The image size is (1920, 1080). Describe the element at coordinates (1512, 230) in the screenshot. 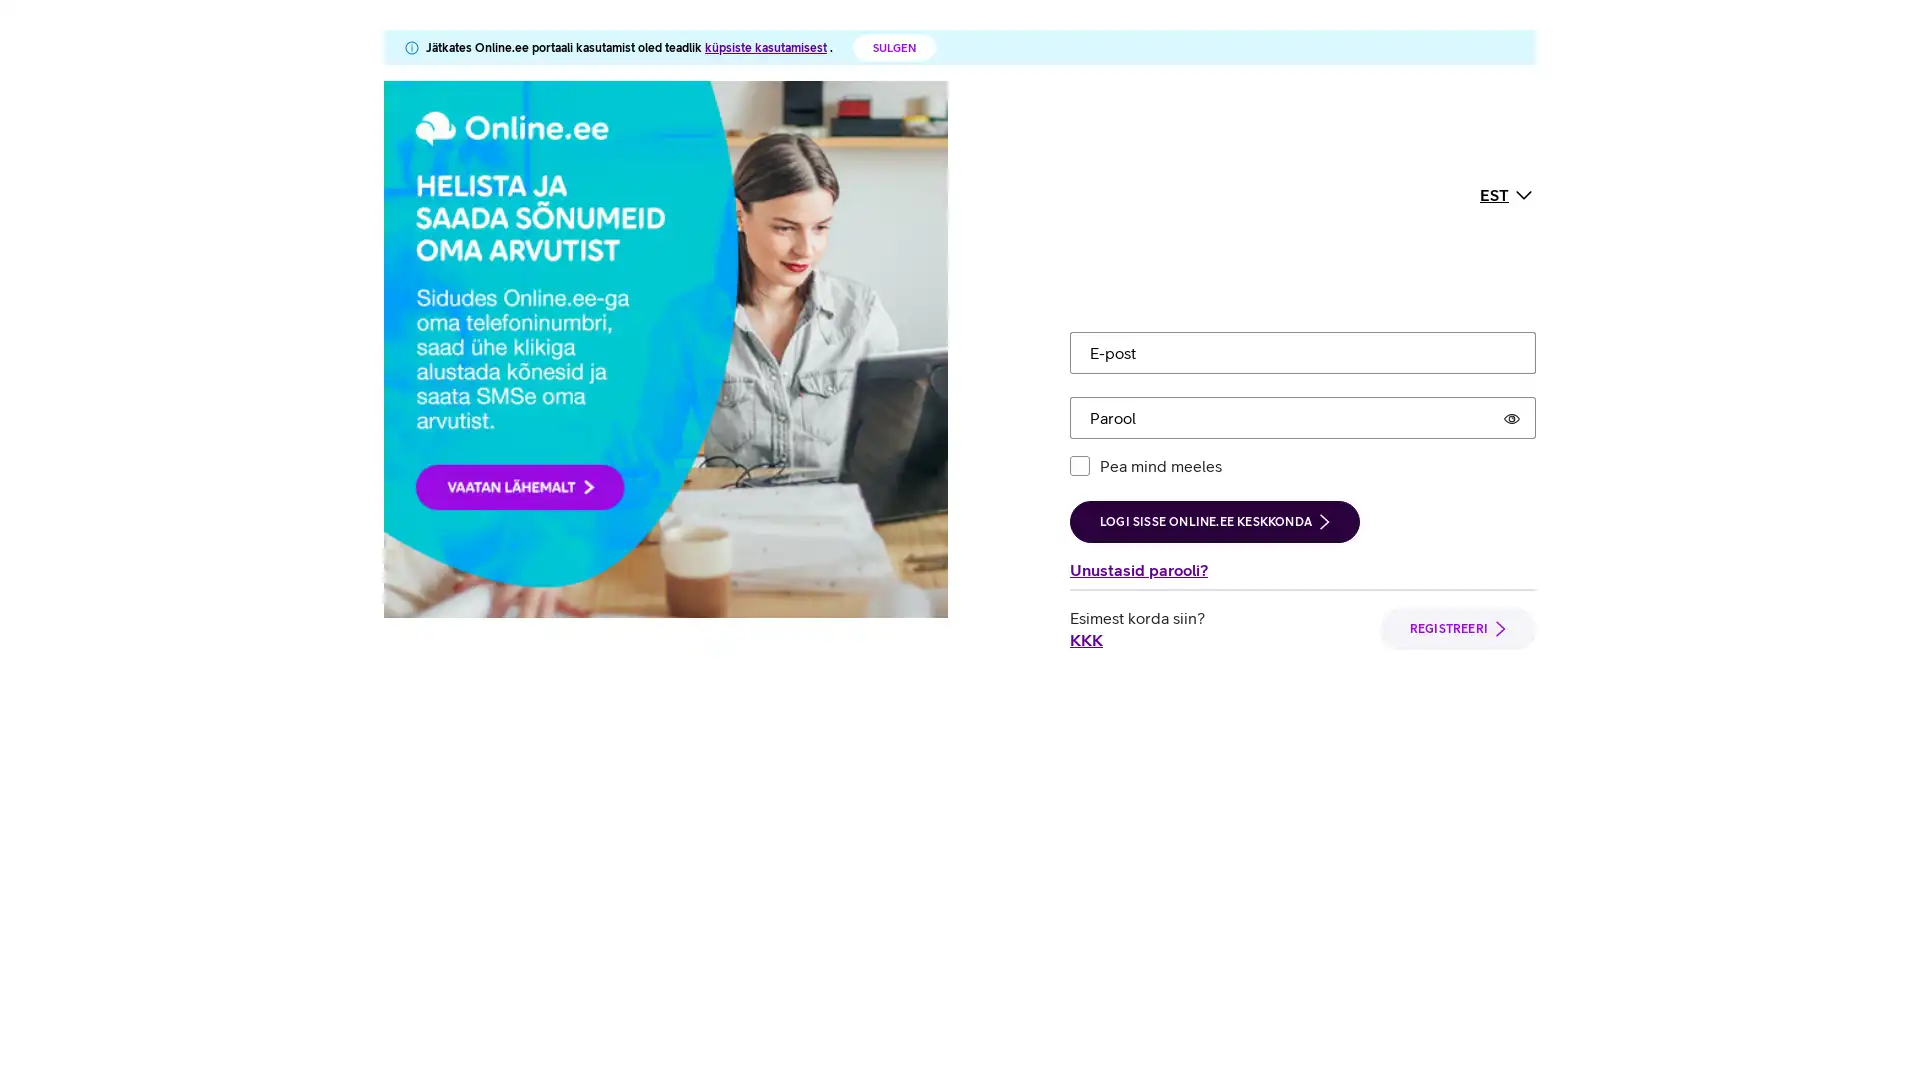

I see `Naitan parooli` at that location.